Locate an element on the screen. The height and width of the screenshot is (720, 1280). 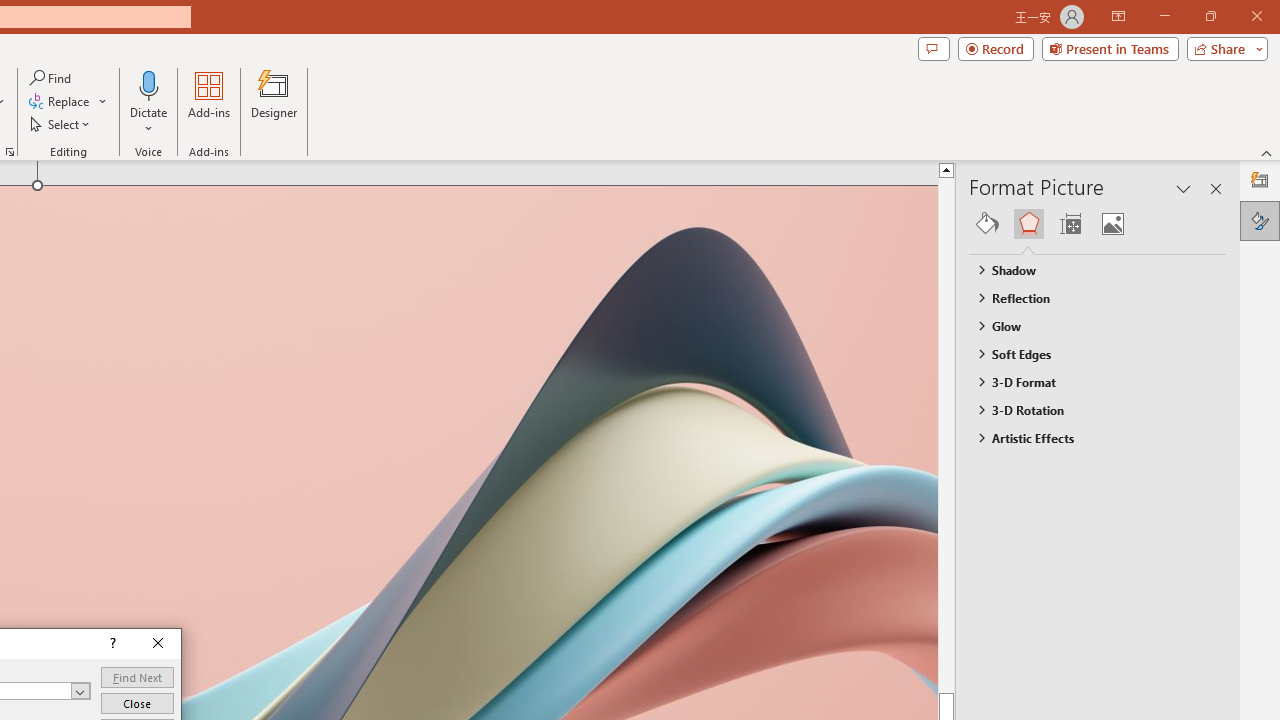
'Ribbon Display Options' is located at coordinates (1117, 16).